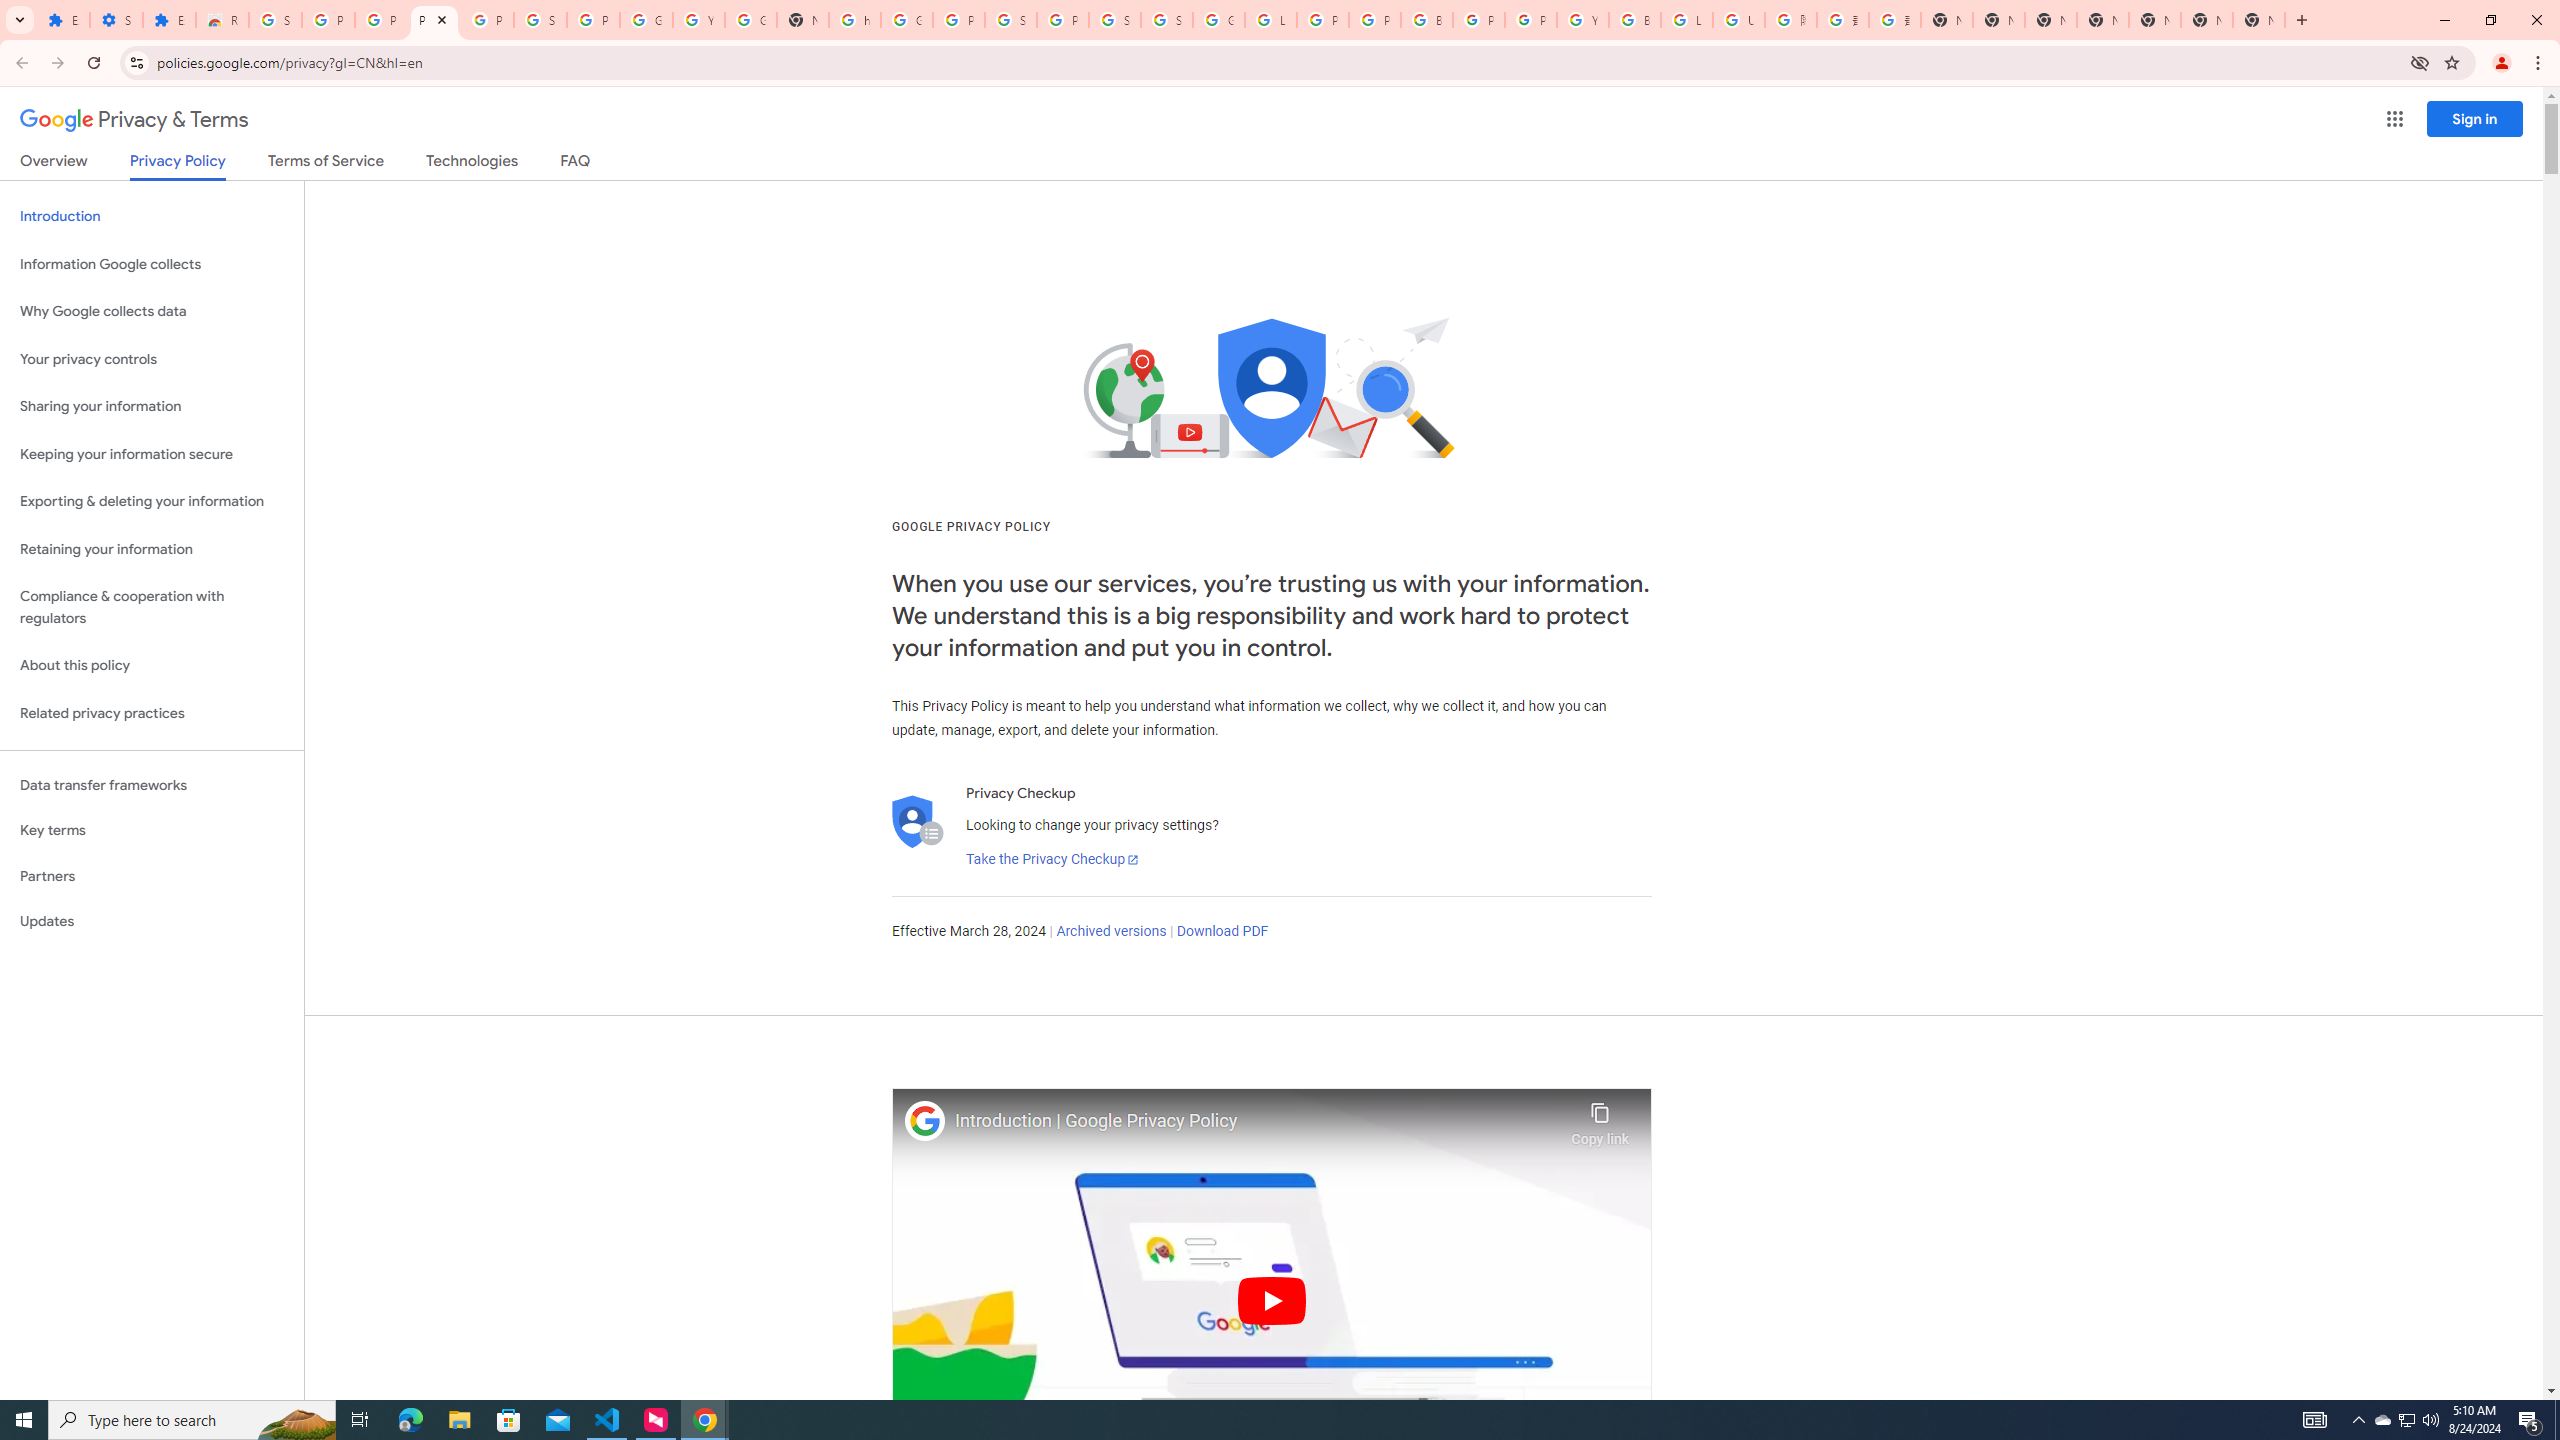  I want to click on 'Sign in - Google Accounts', so click(1166, 19).